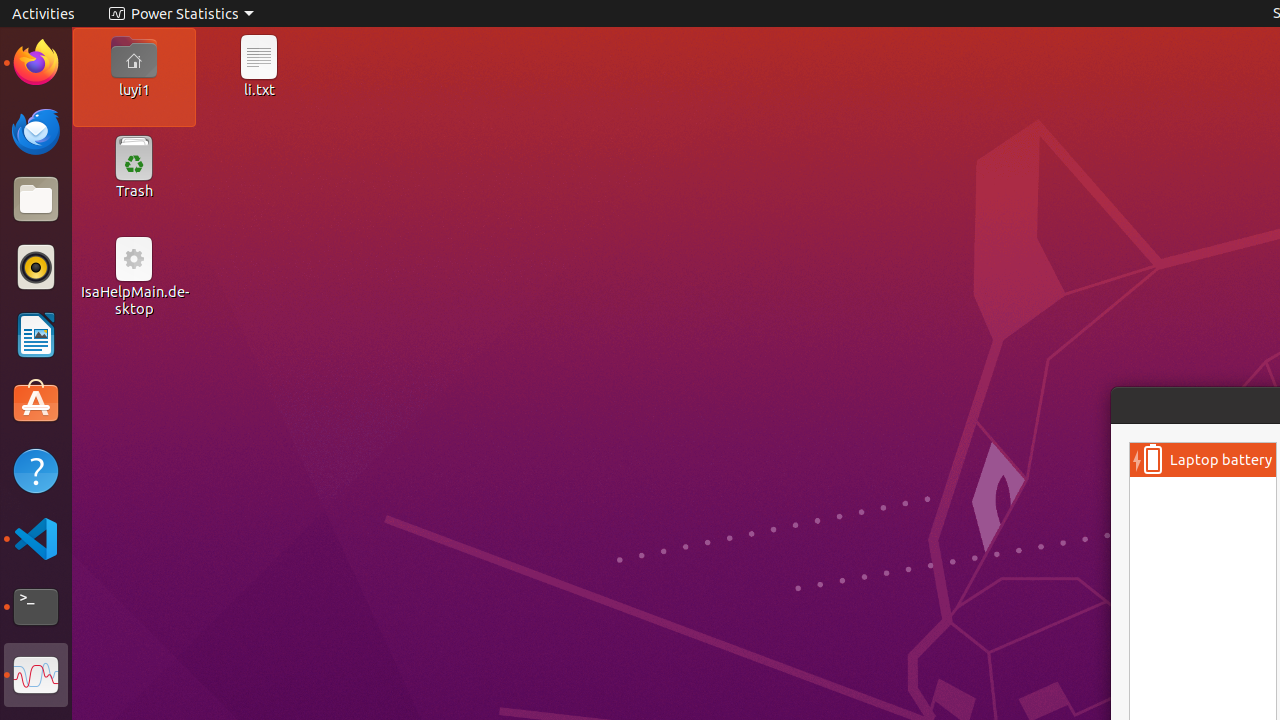 The image size is (1280, 720). Describe the element at coordinates (132, 88) in the screenshot. I see `'luyi1'` at that location.